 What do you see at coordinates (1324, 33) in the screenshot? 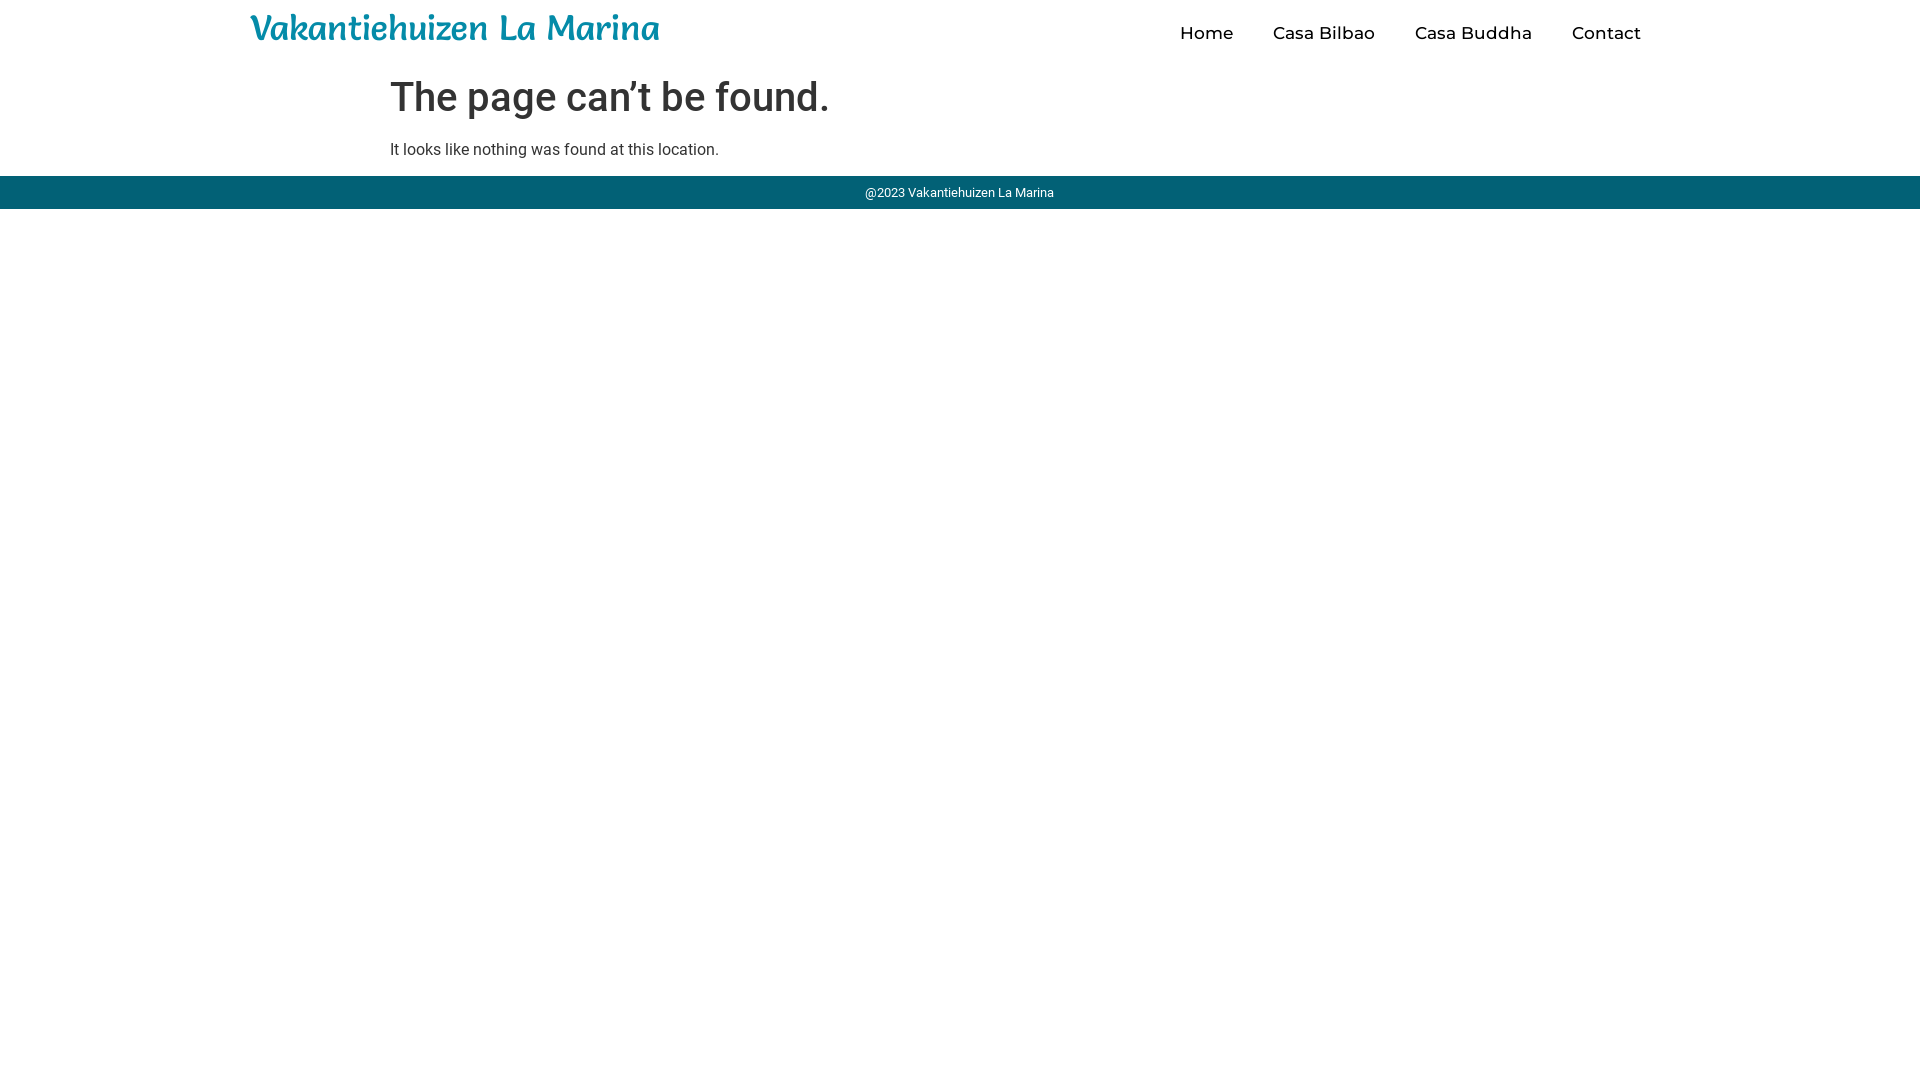
I see `'Casa Bilbao'` at bounding box center [1324, 33].